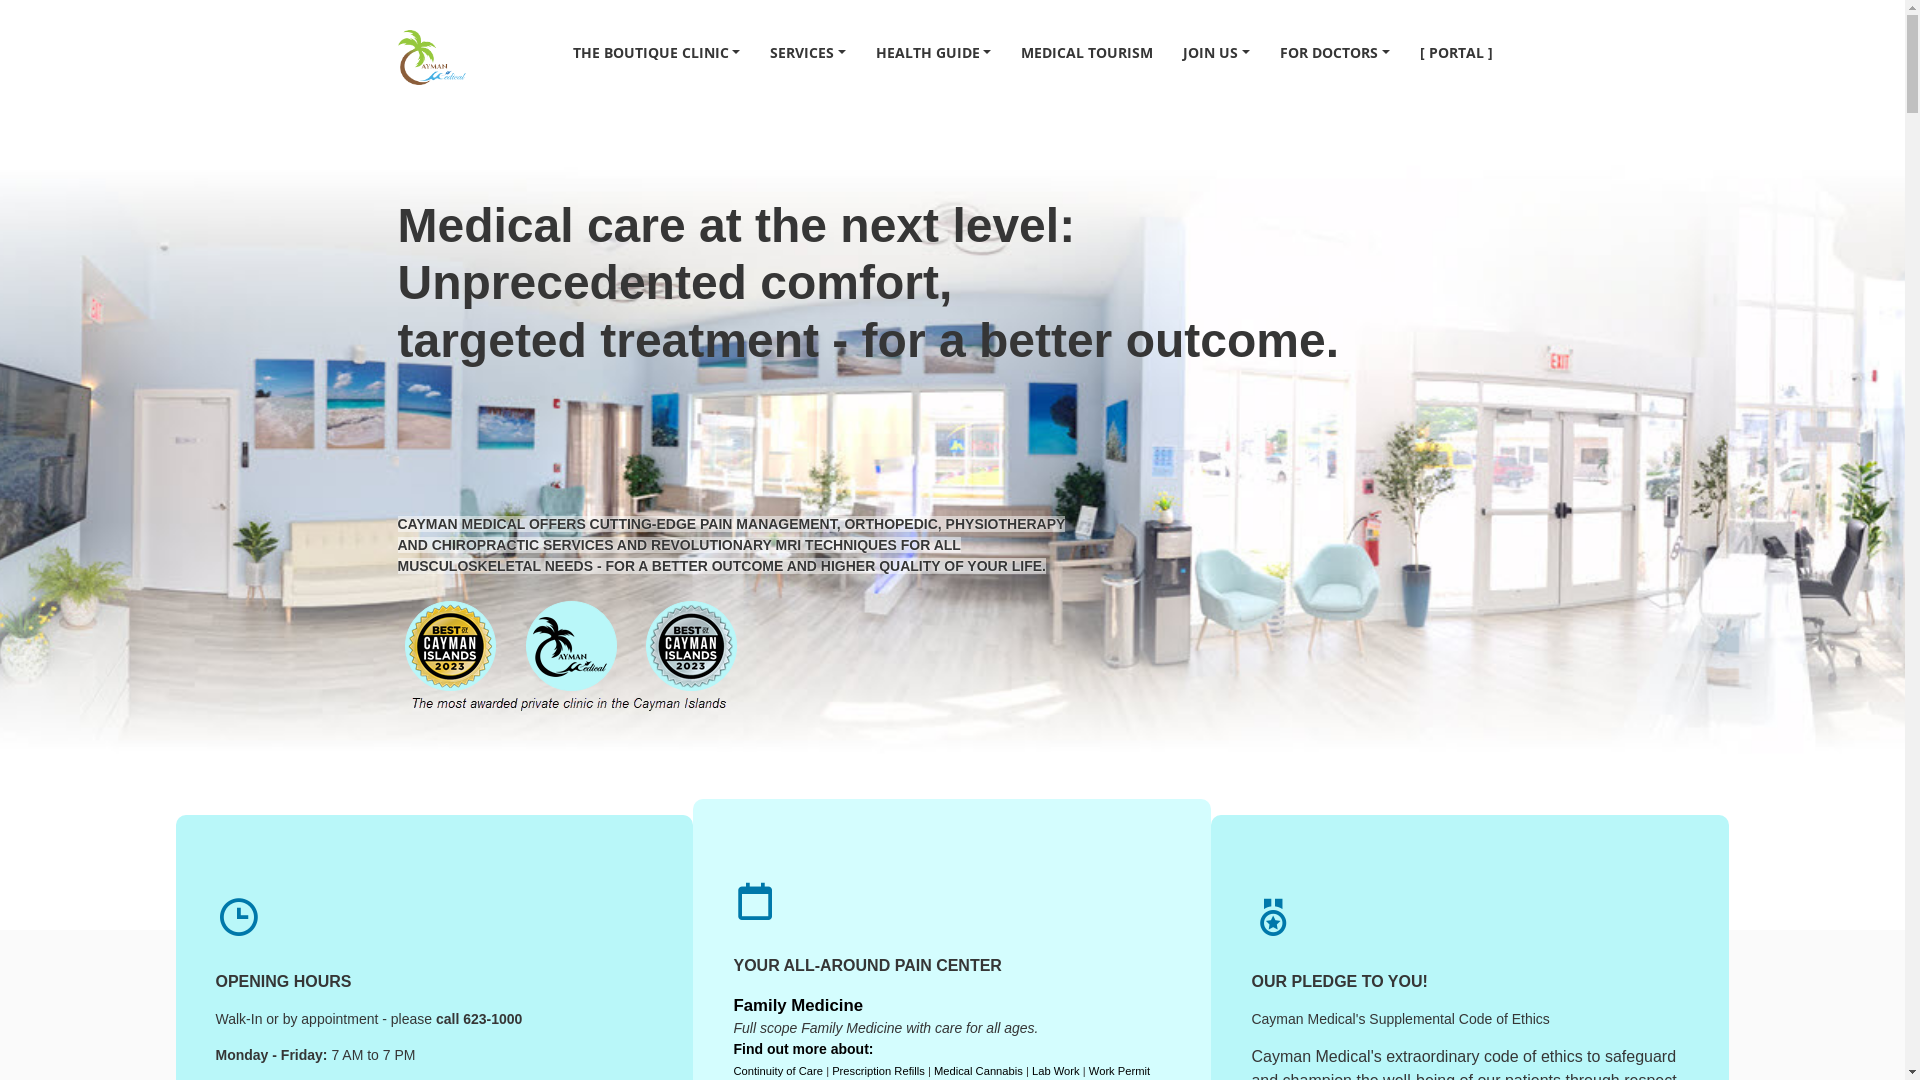 The width and height of the screenshot is (1920, 1080). I want to click on 'HEALTH GUIDE', so click(933, 51).